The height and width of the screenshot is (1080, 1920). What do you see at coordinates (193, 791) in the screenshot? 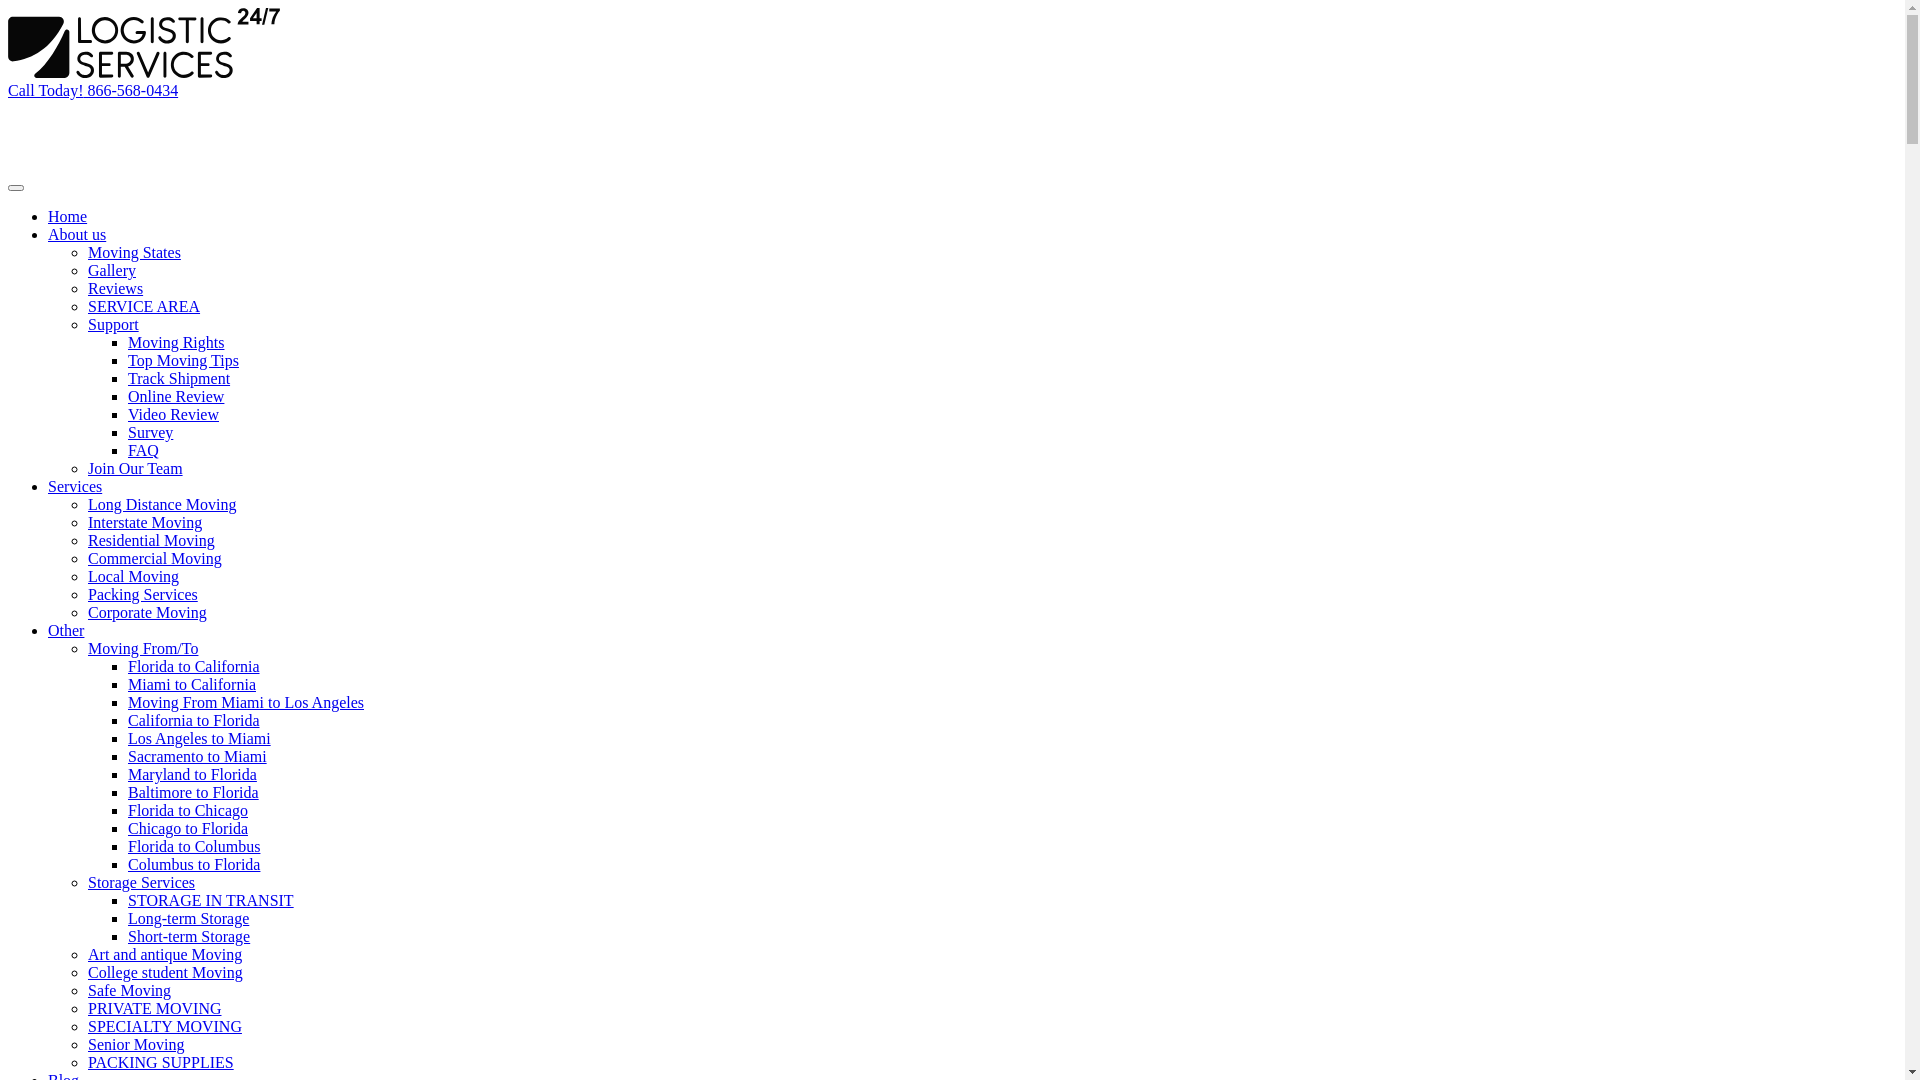
I see `'Baltimore to Florida'` at bounding box center [193, 791].